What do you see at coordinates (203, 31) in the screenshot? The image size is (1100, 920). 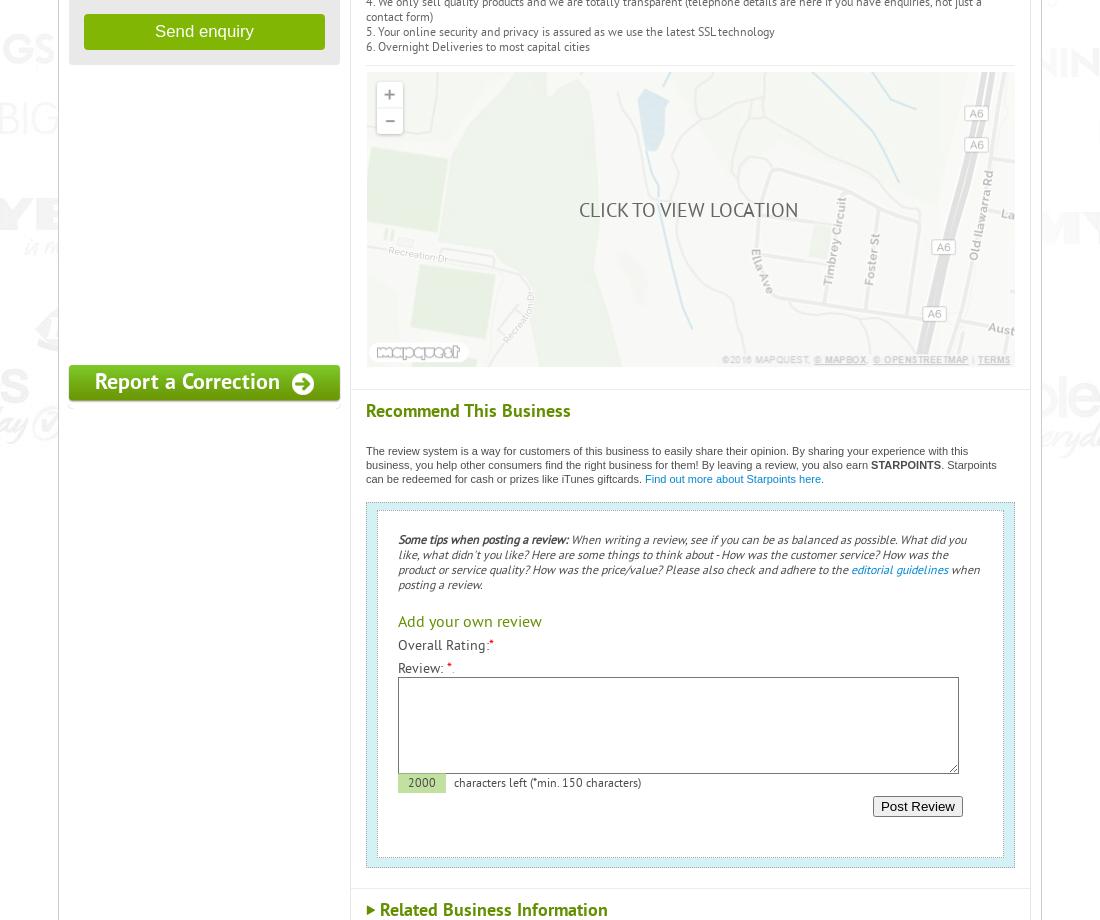 I see `'Send enquiry'` at bounding box center [203, 31].